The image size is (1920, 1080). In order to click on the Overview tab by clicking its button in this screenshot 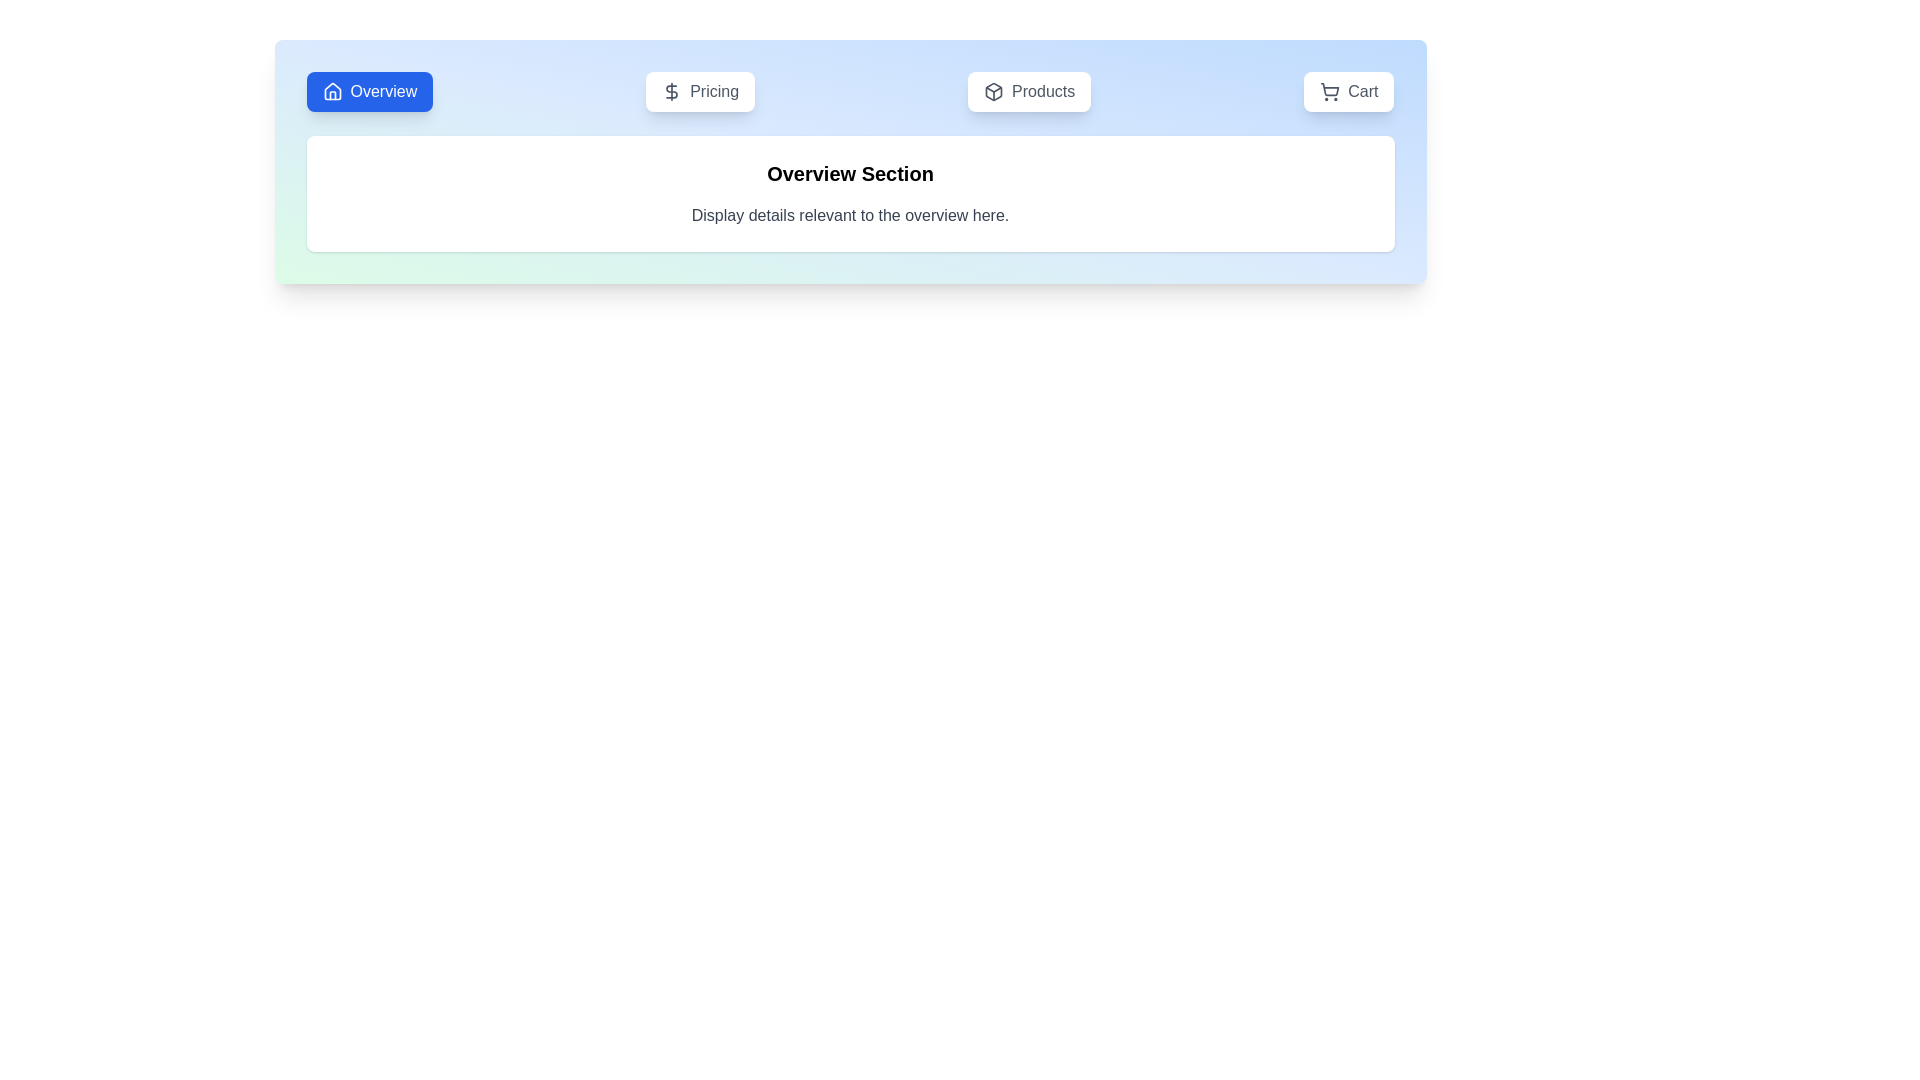, I will do `click(369, 92)`.